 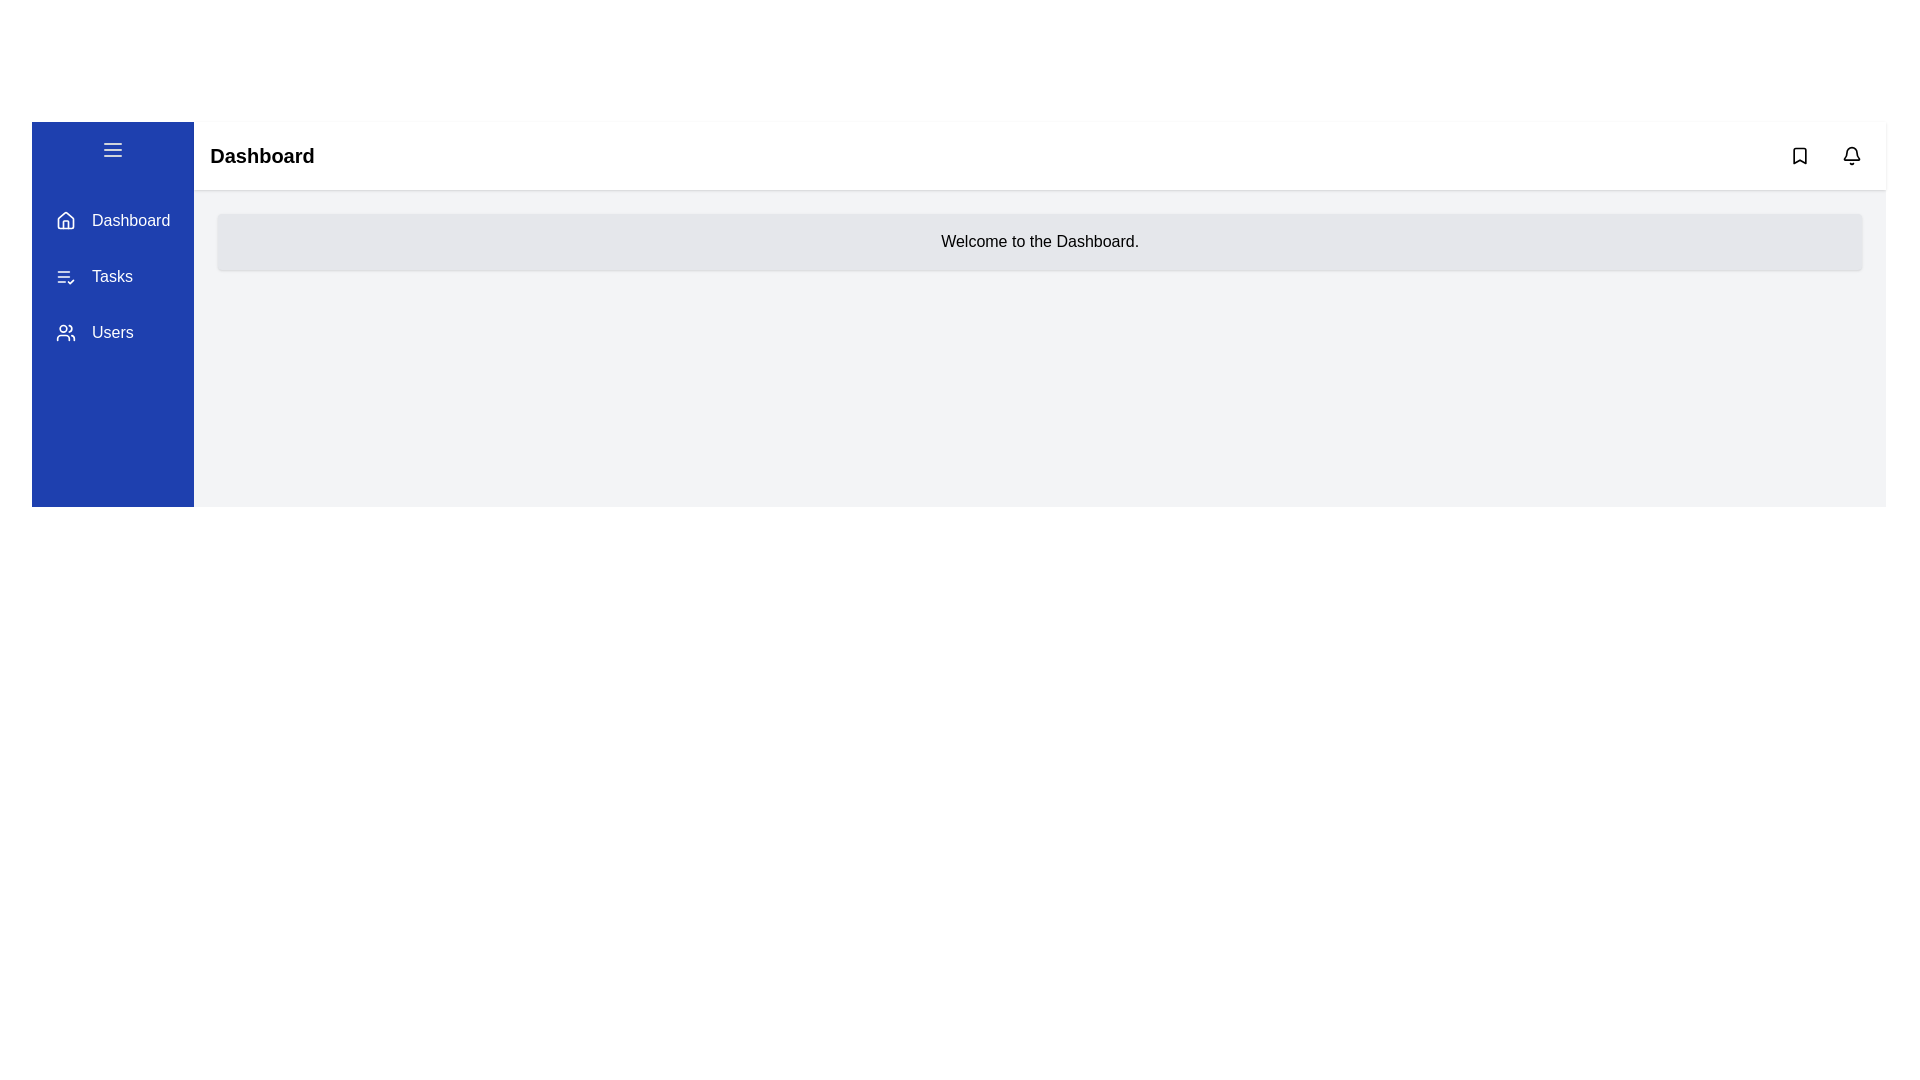 I want to click on the 'Tasks' label, so click(x=111, y=277).